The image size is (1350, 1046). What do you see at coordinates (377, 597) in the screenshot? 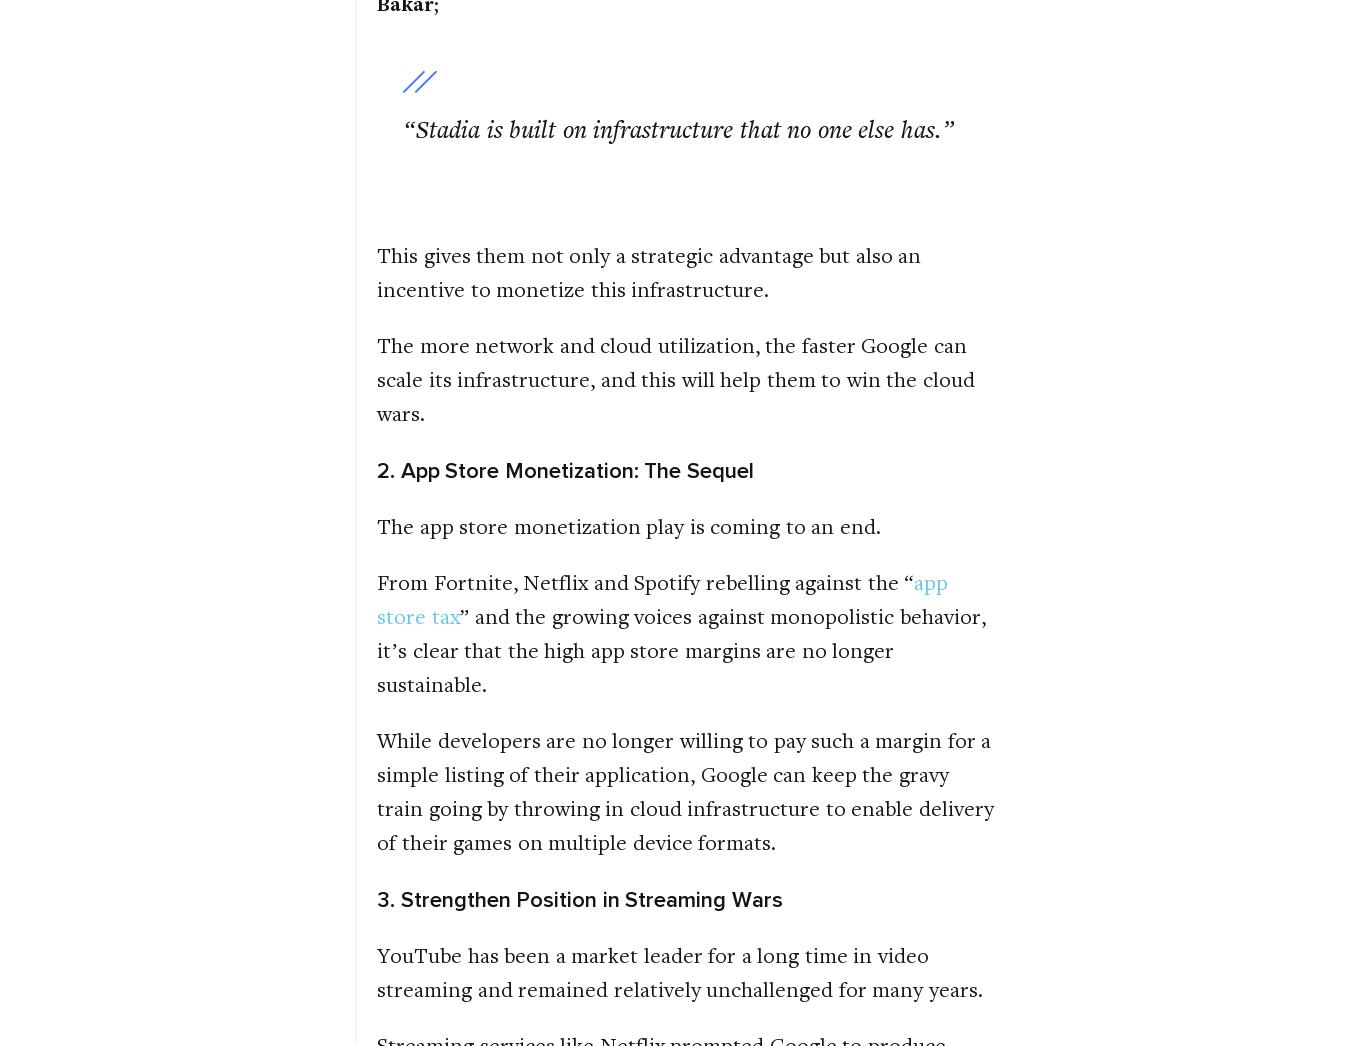
I see `'app store tax'` at bounding box center [377, 597].